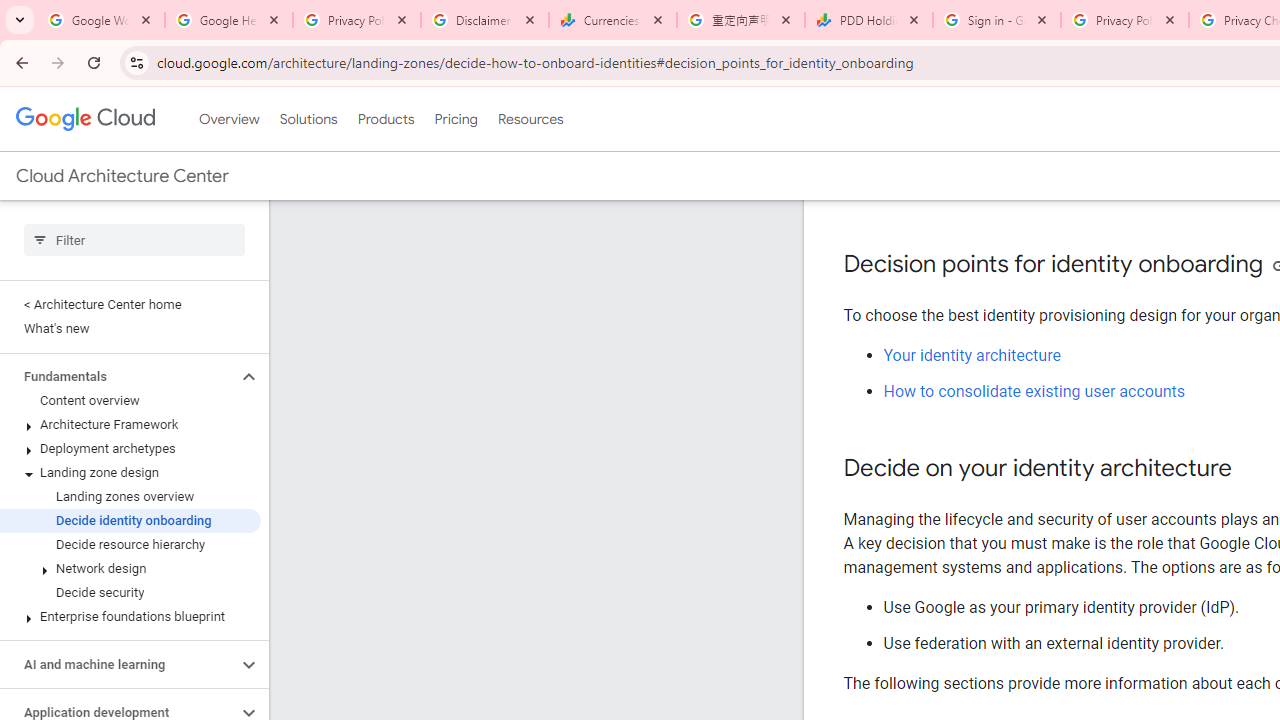  What do you see at coordinates (129, 401) in the screenshot?
I see `'Content overview'` at bounding box center [129, 401].